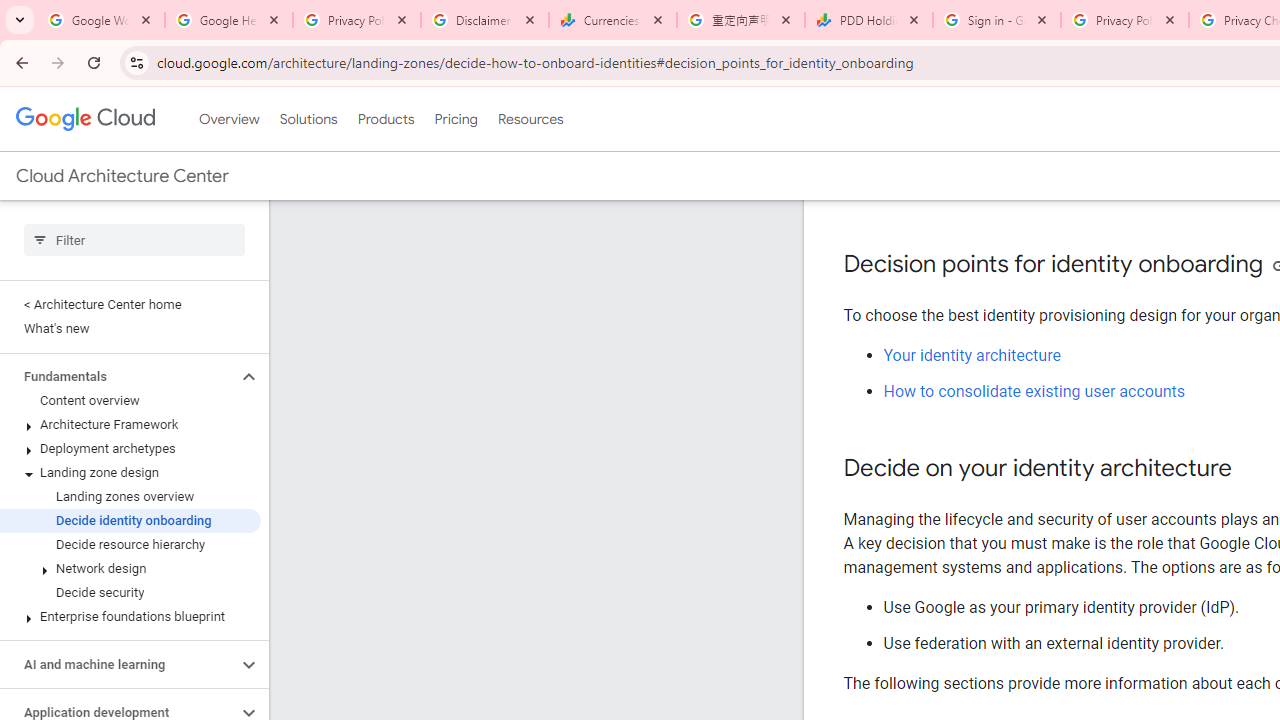  What do you see at coordinates (129, 401) in the screenshot?
I see `'Content overview'` at bounding box center [129, 401].